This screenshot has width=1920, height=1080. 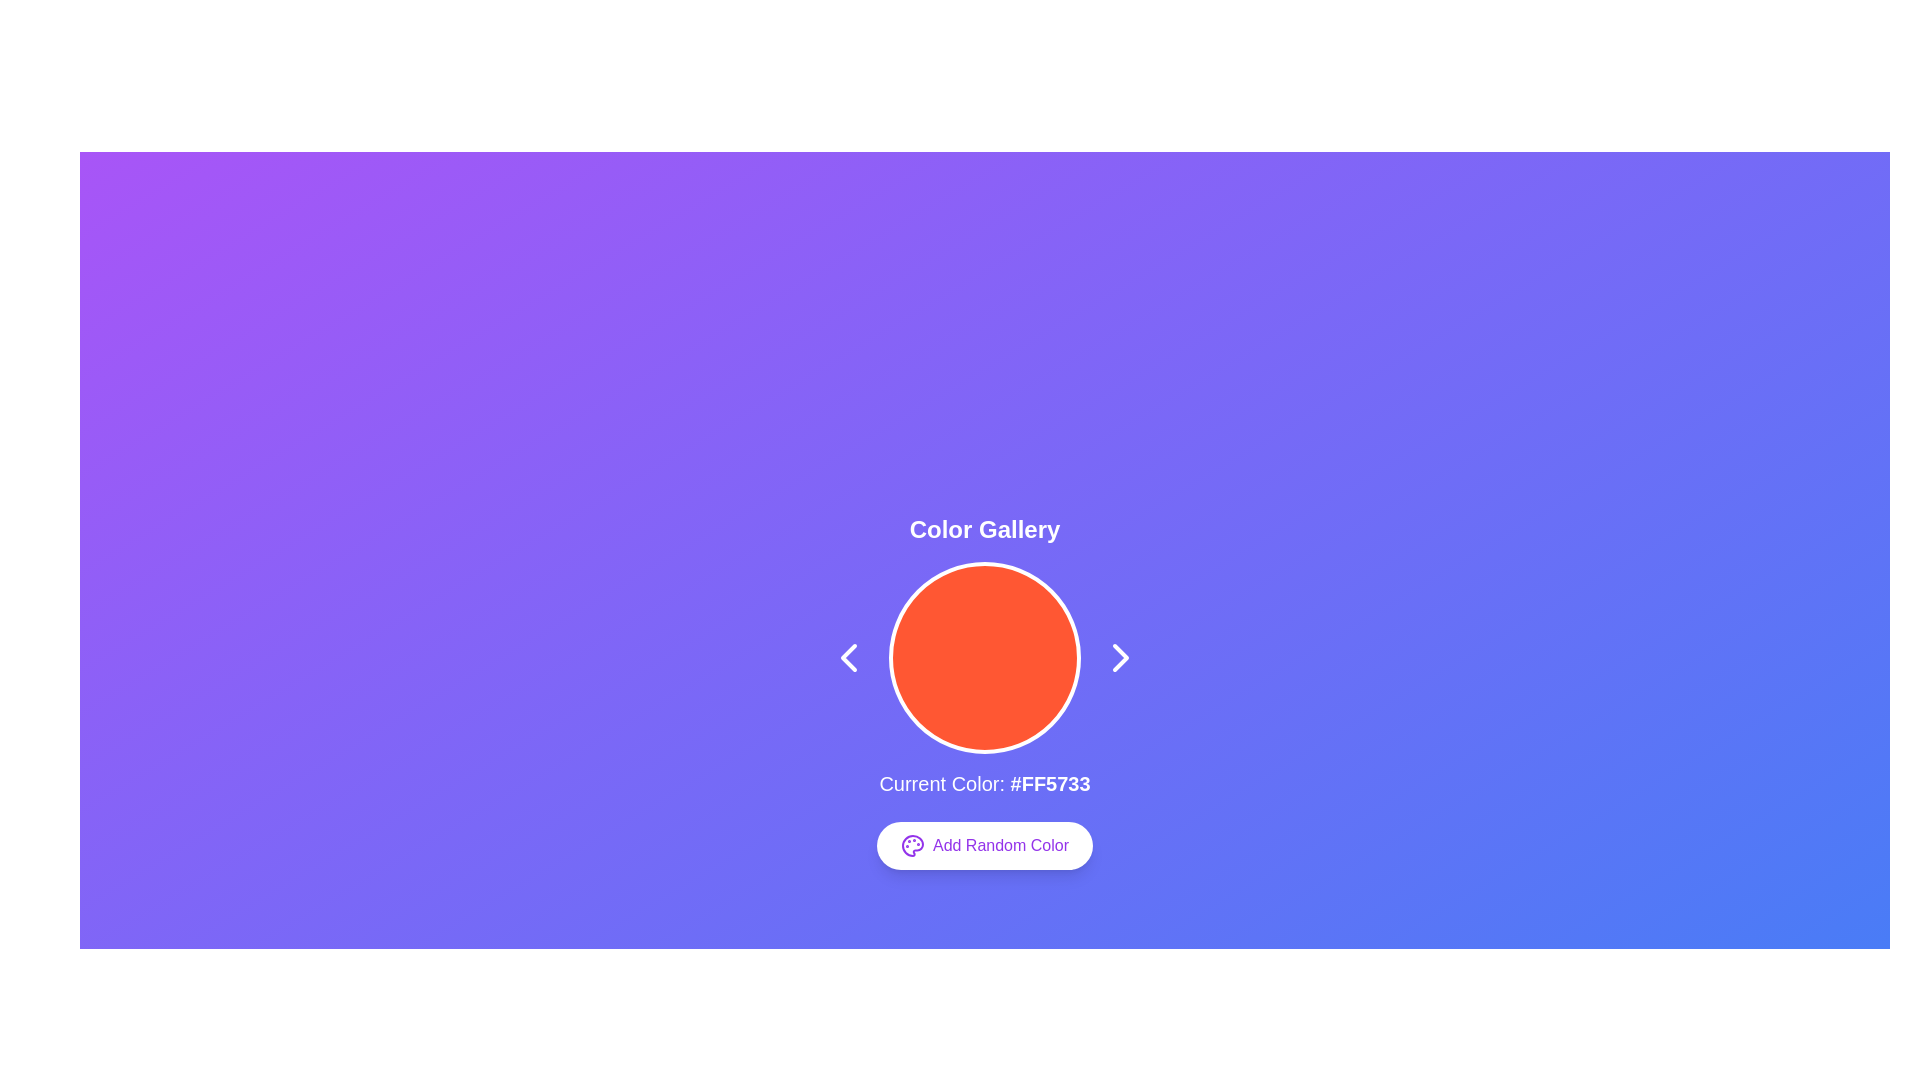 What do you see at coordinates (1049, 782) in the screenshot?
I see `text snippet displaying the color code '#FF5733' that is bold and features white text against a blue background, located at the bottom of the label 'Current Color:' and centered horizontally on the page` at bounding box center [1049, 782].